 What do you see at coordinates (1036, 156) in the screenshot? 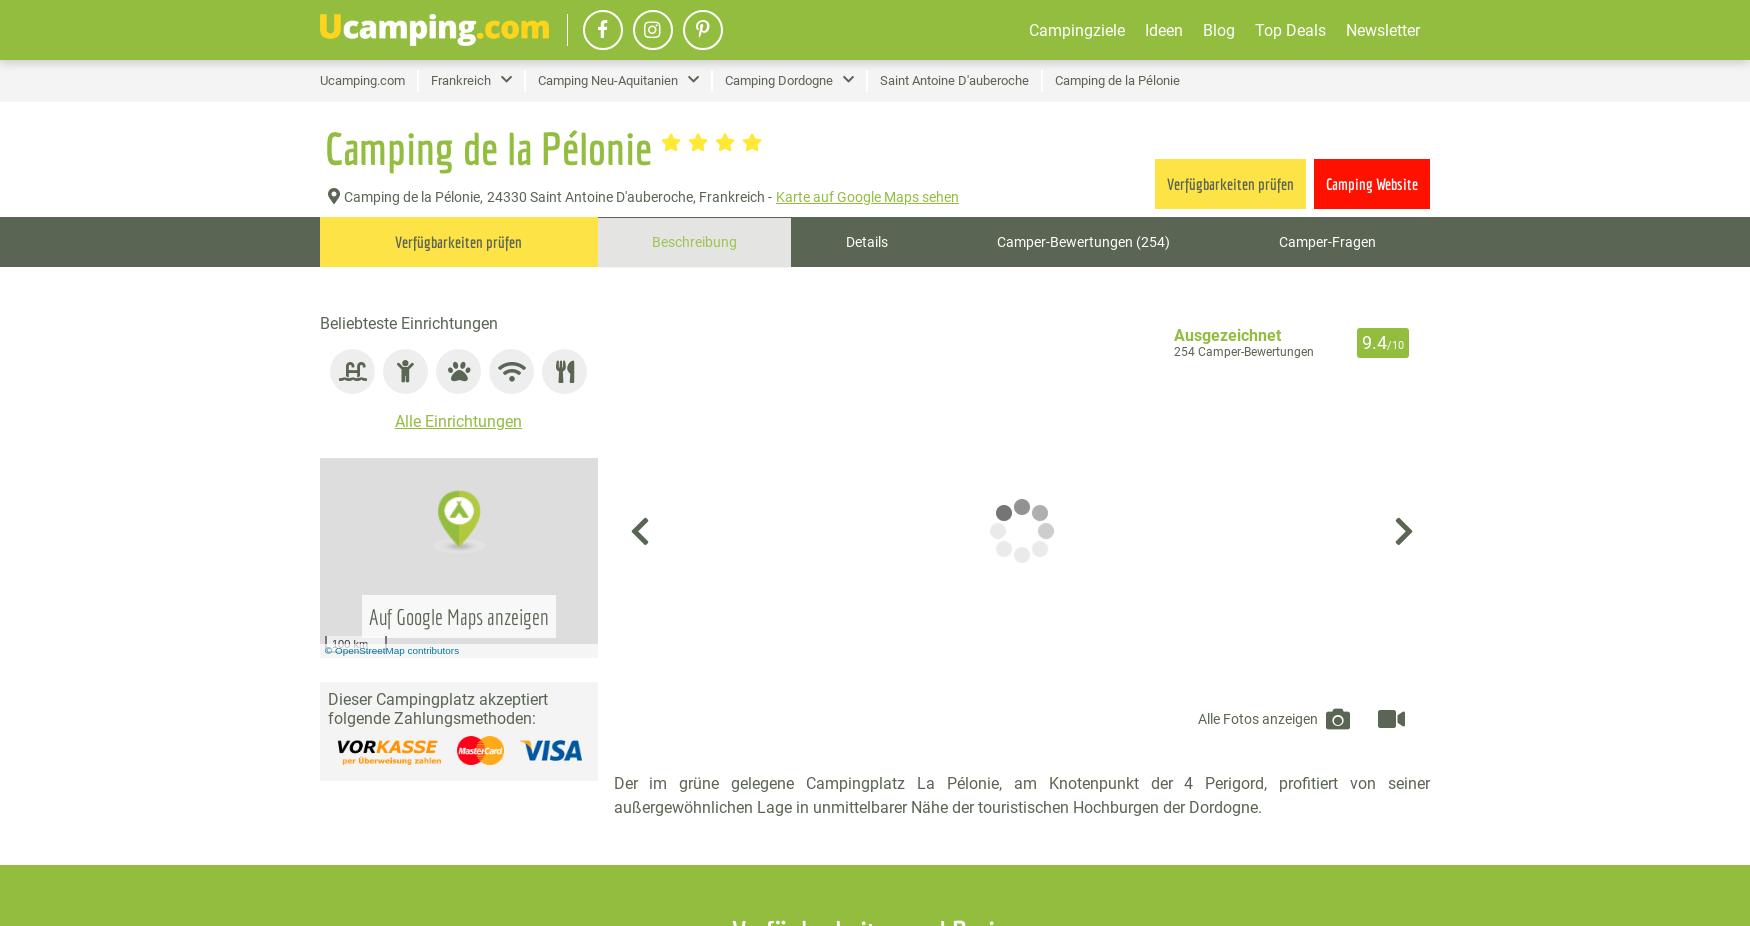
I see `'Camping Gardasee'` at bounding box center [1036, 156].